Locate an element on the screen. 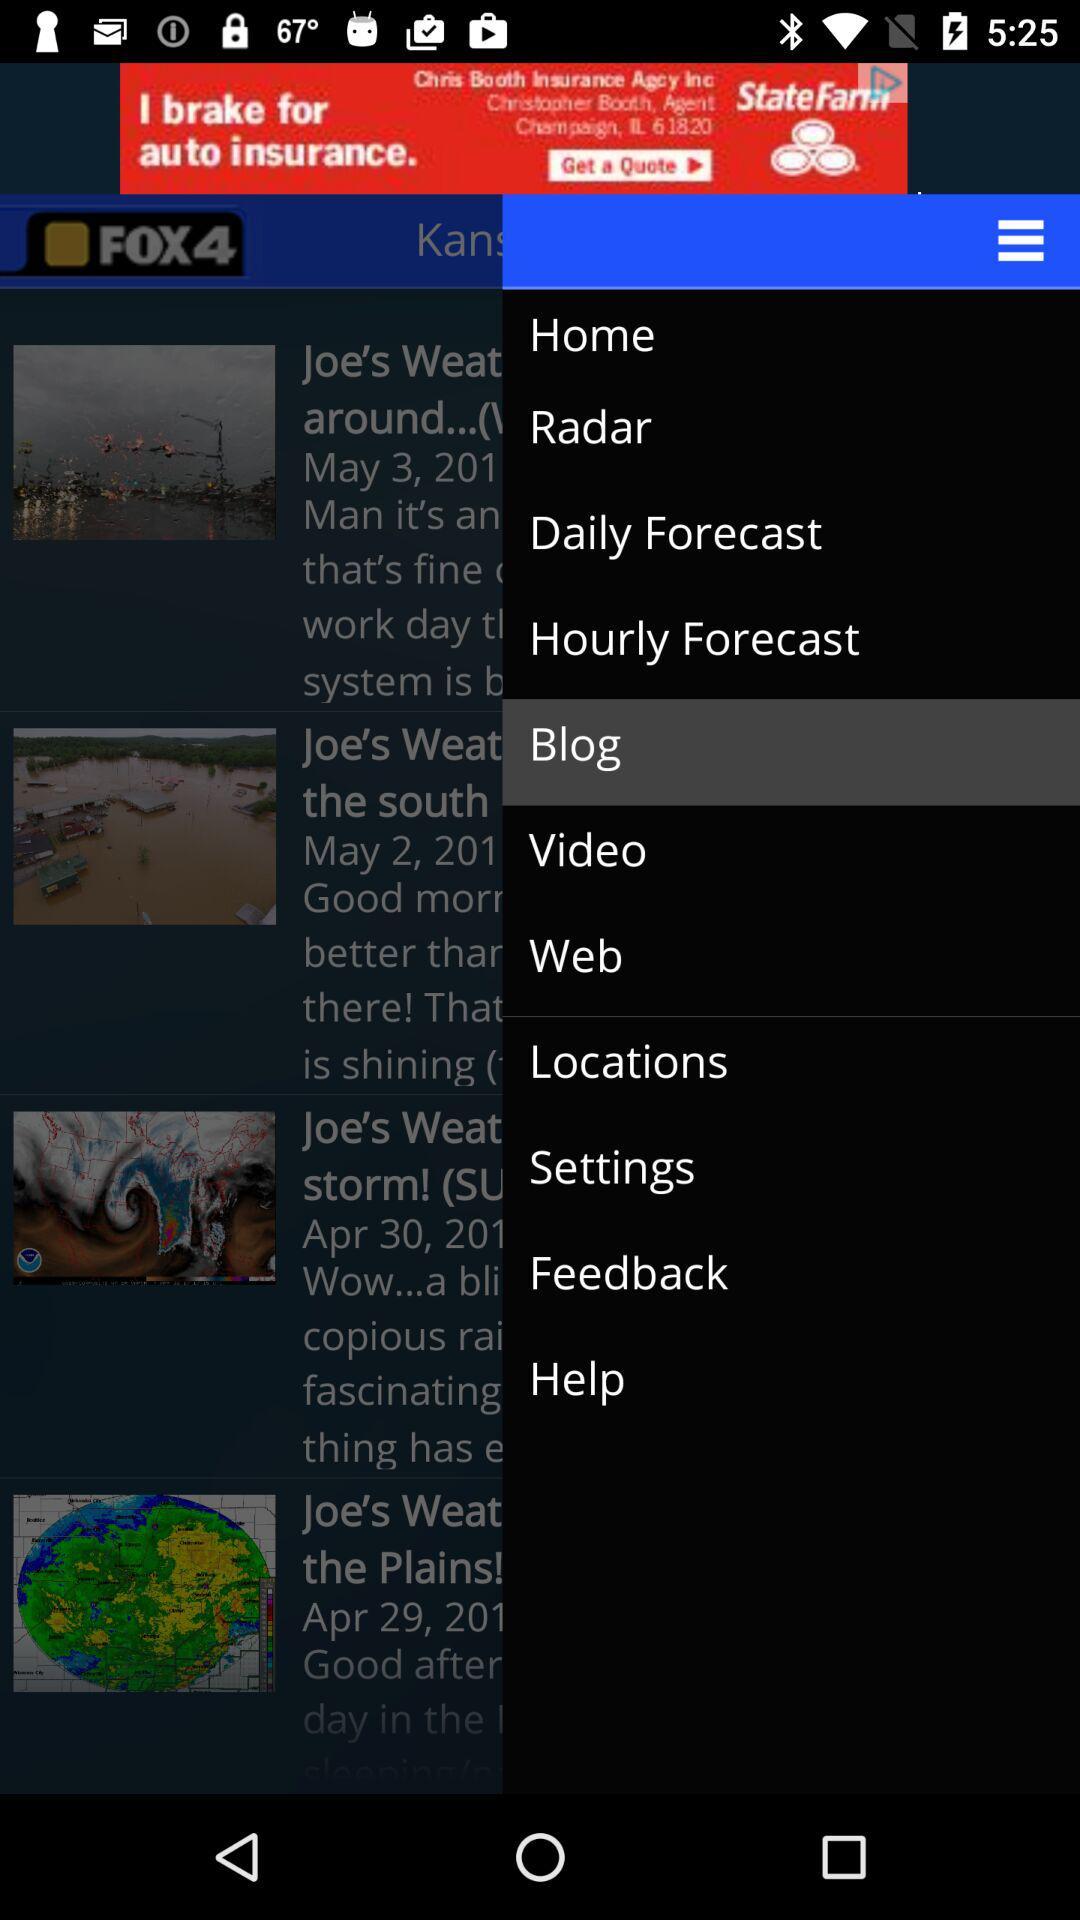 The width and height of the screenshot is (1080, 1920). the fifth option under the menu is located at coordinates (144, 1592).